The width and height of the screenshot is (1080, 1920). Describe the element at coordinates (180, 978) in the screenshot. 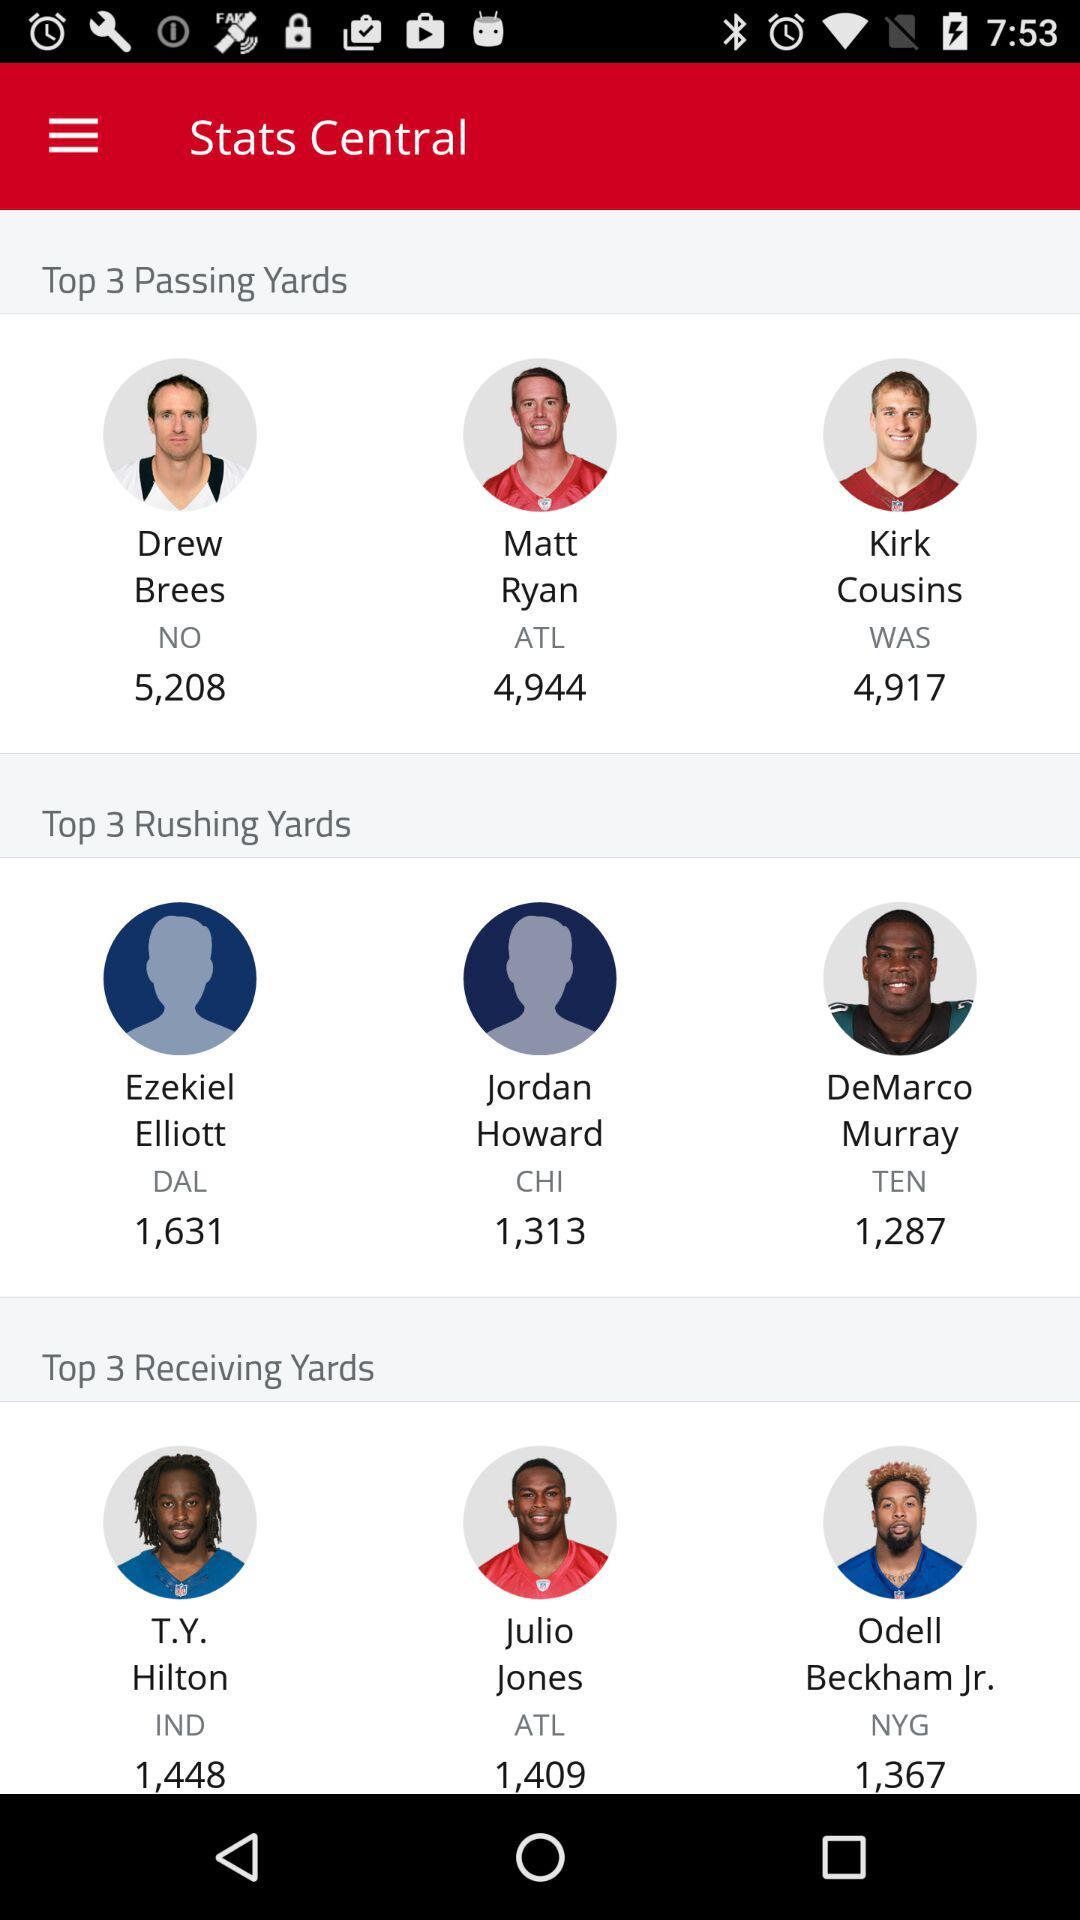

I see `show information for player` at that location.